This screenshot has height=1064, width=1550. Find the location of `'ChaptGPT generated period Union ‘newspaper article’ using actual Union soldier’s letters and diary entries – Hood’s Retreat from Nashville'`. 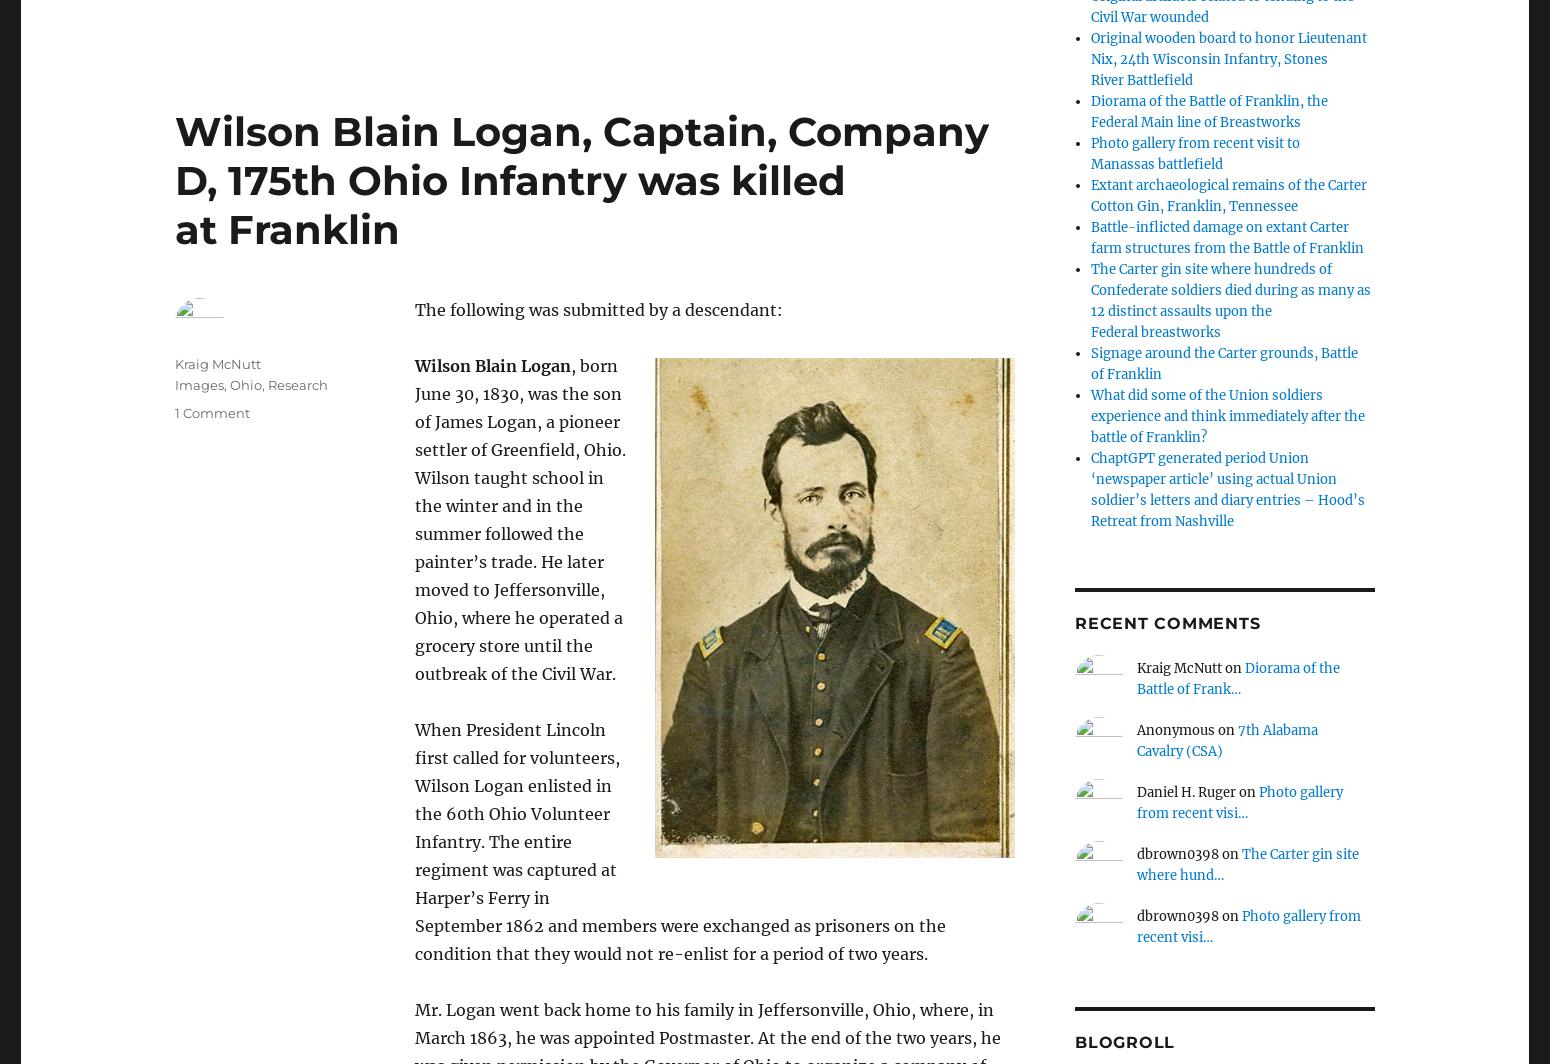

'ChaptGPT generated period Union ‘newspaper article’ using actual Union soldier’s letters and diary entries – Hood’s Retreat from Nashville' is located at coordinates (1090, 489).